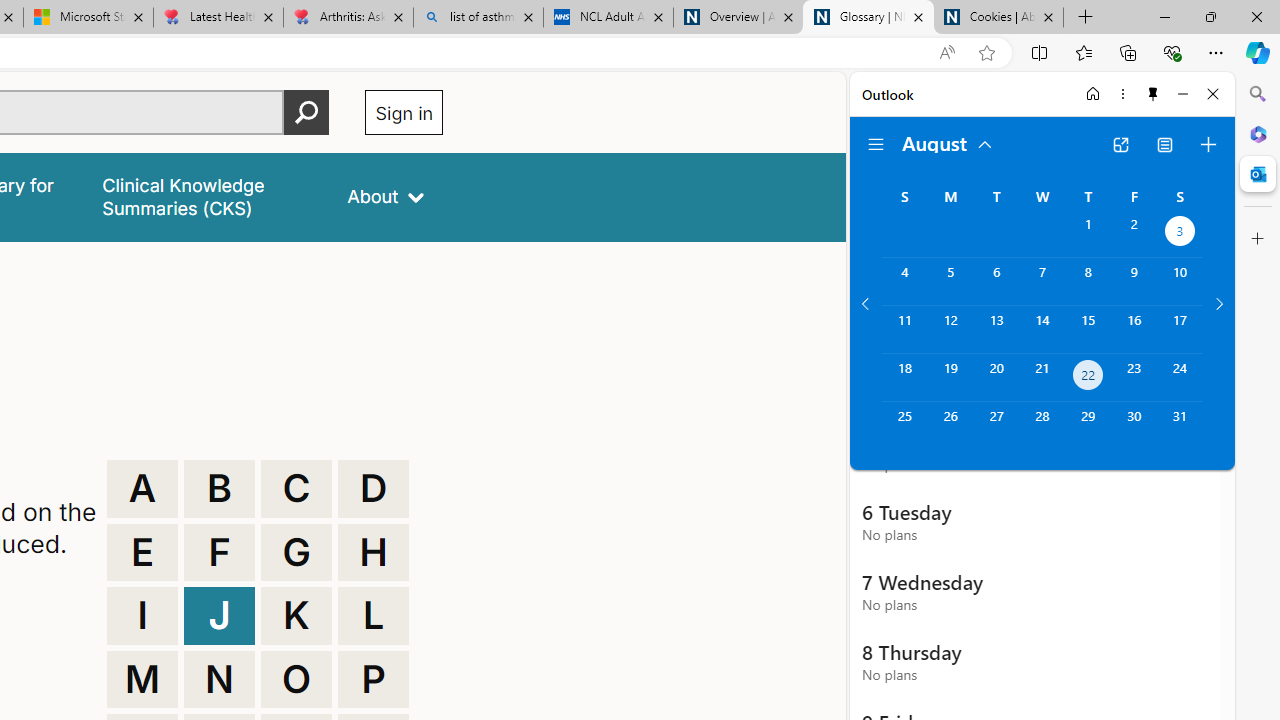 This screenshot has height=720, width=1280. I want to click on 'Thursday, August 29, 2024. ', so click(1087, 424).